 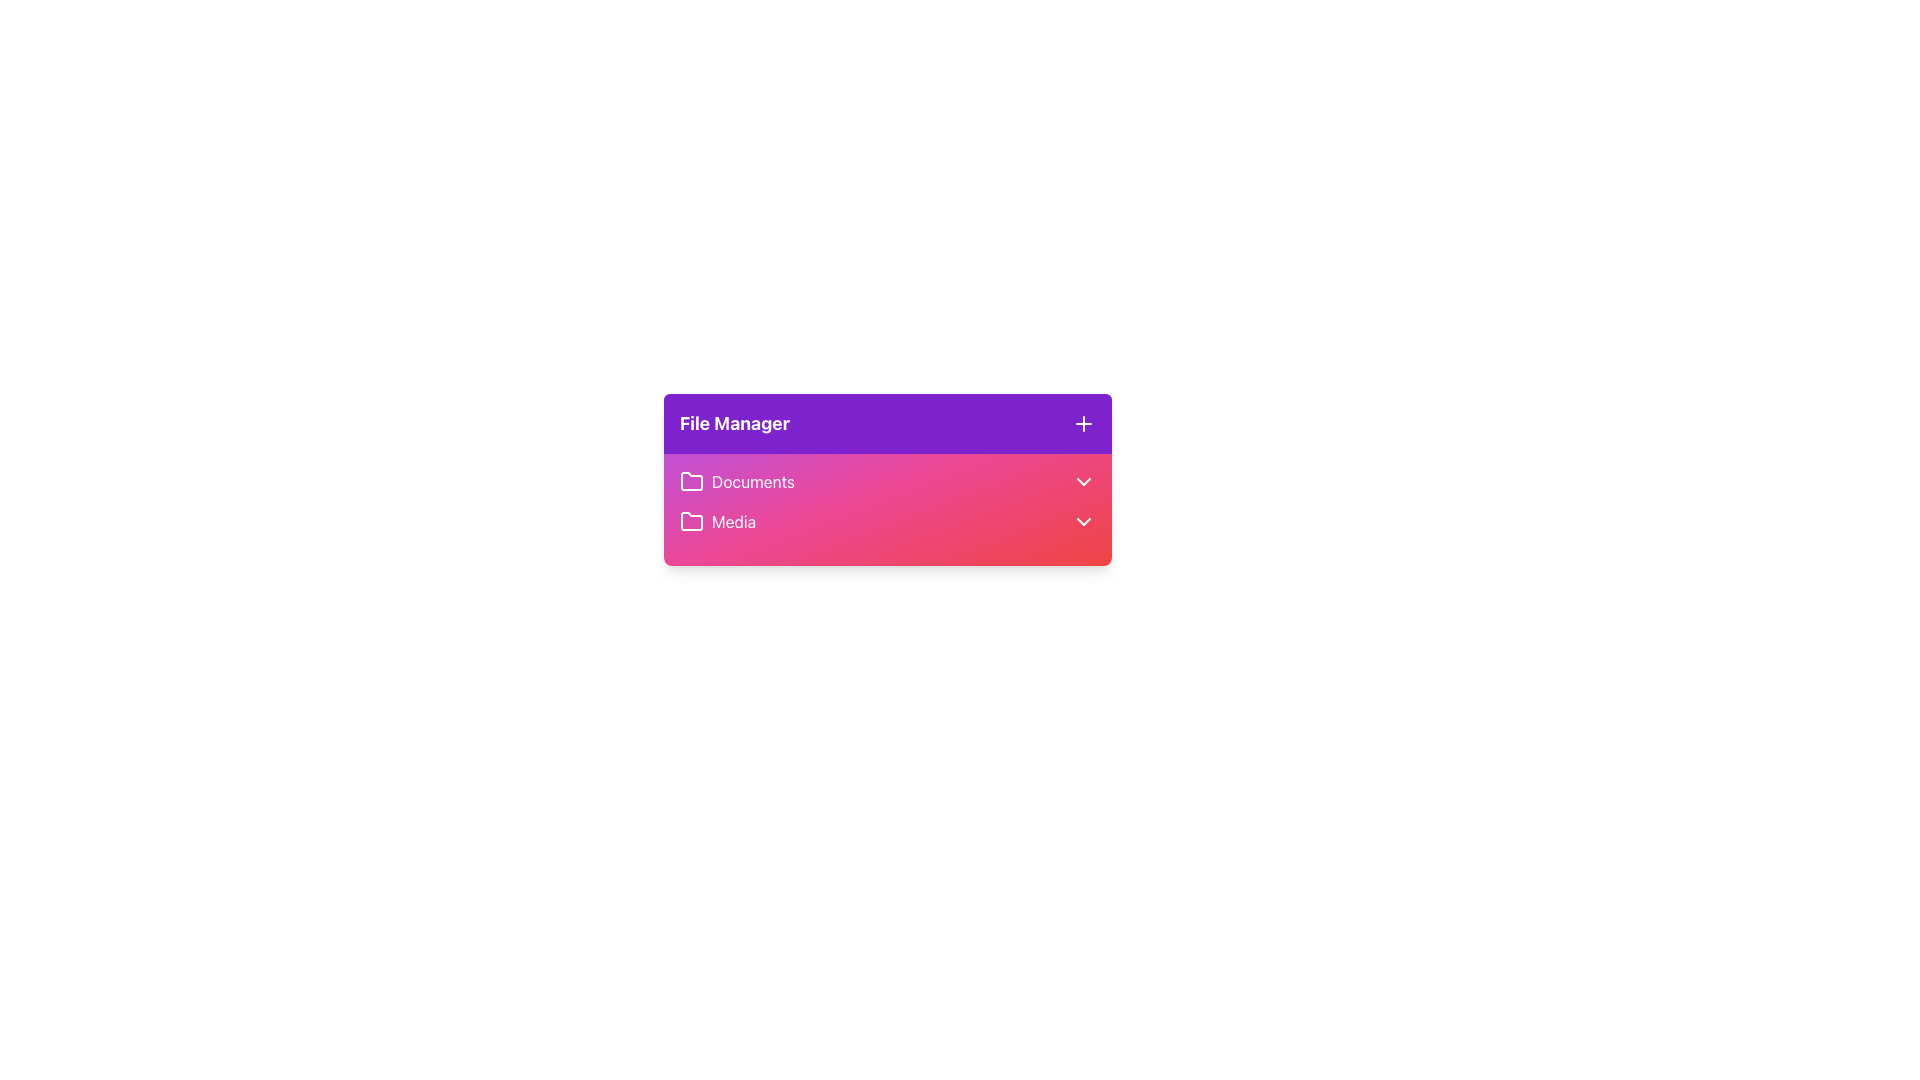 I want to click on the text label that serves as a title or heading for the file manager, located in the purple header section, centered horizontally and aligned left of the '+' icon button, so click(x=733, y=423).